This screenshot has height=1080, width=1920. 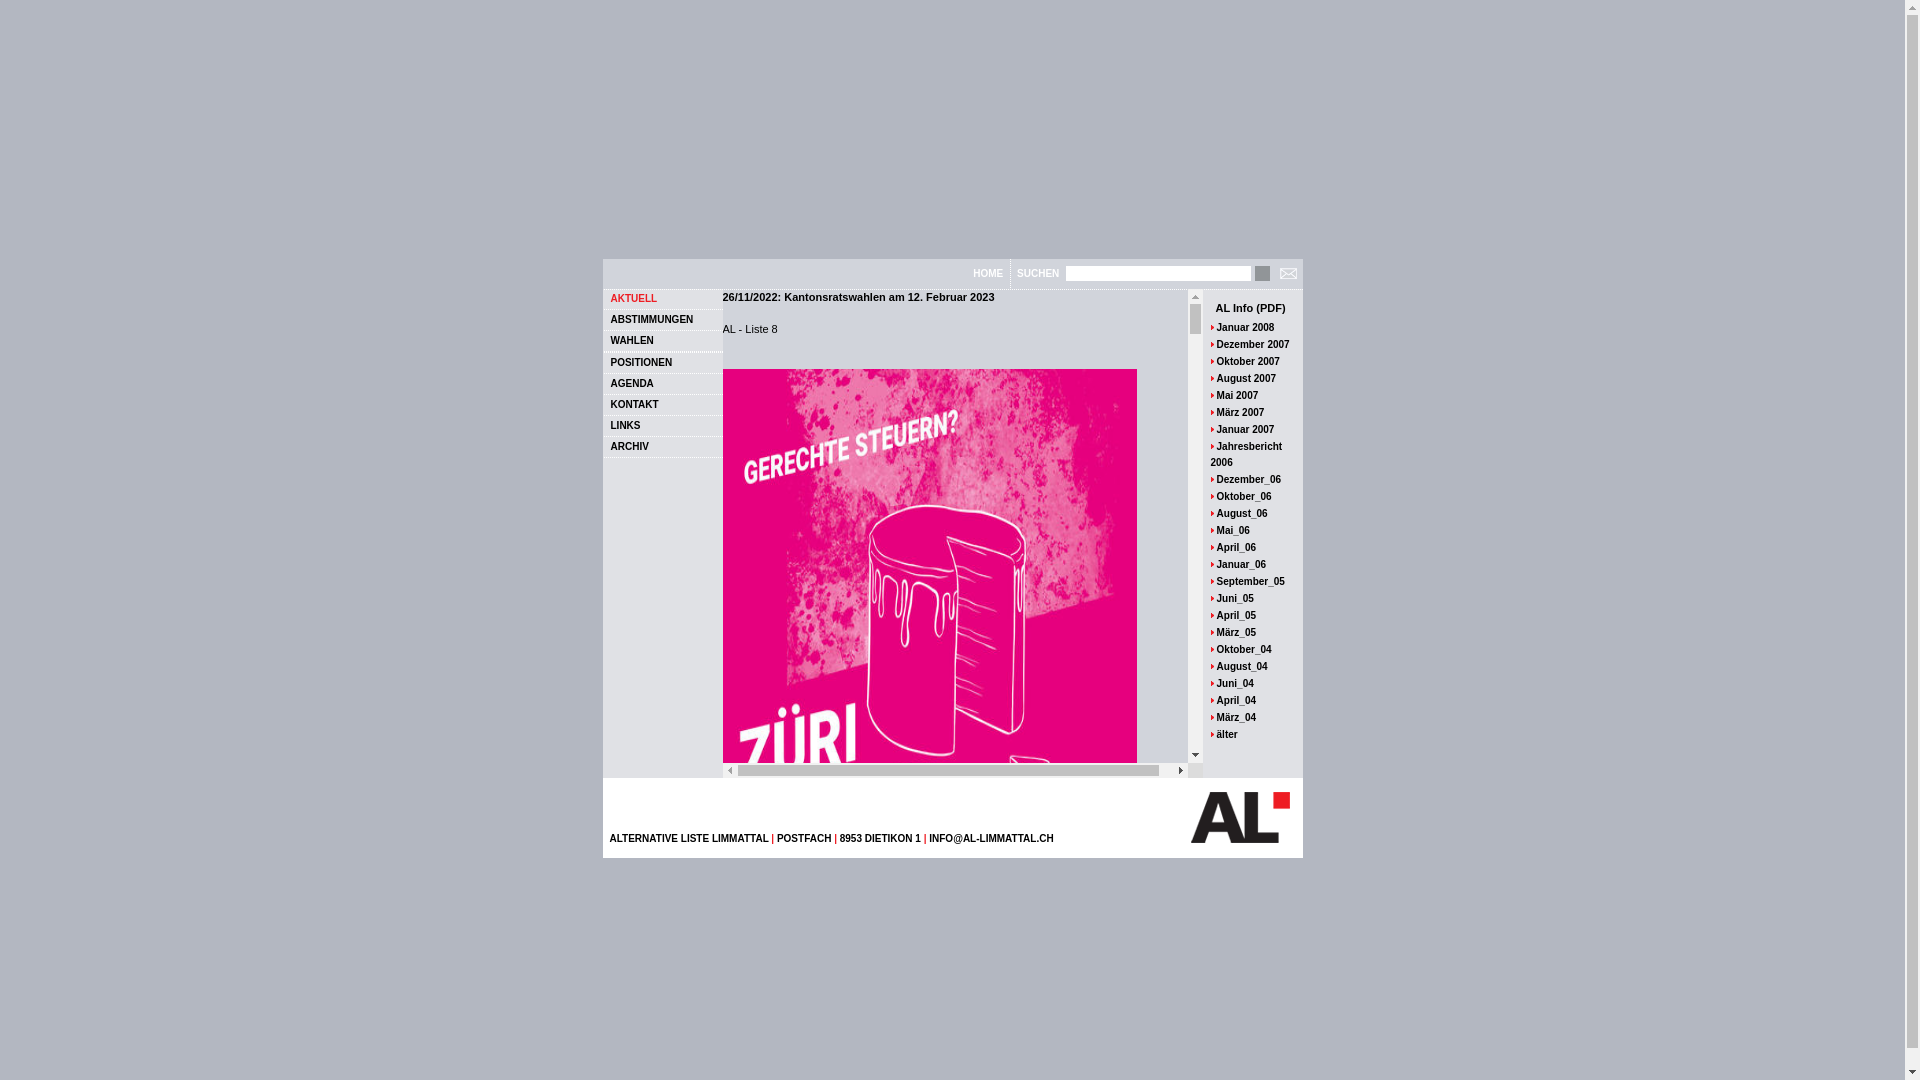 I want to click on 'April_05', so click(x=1235, y=614).